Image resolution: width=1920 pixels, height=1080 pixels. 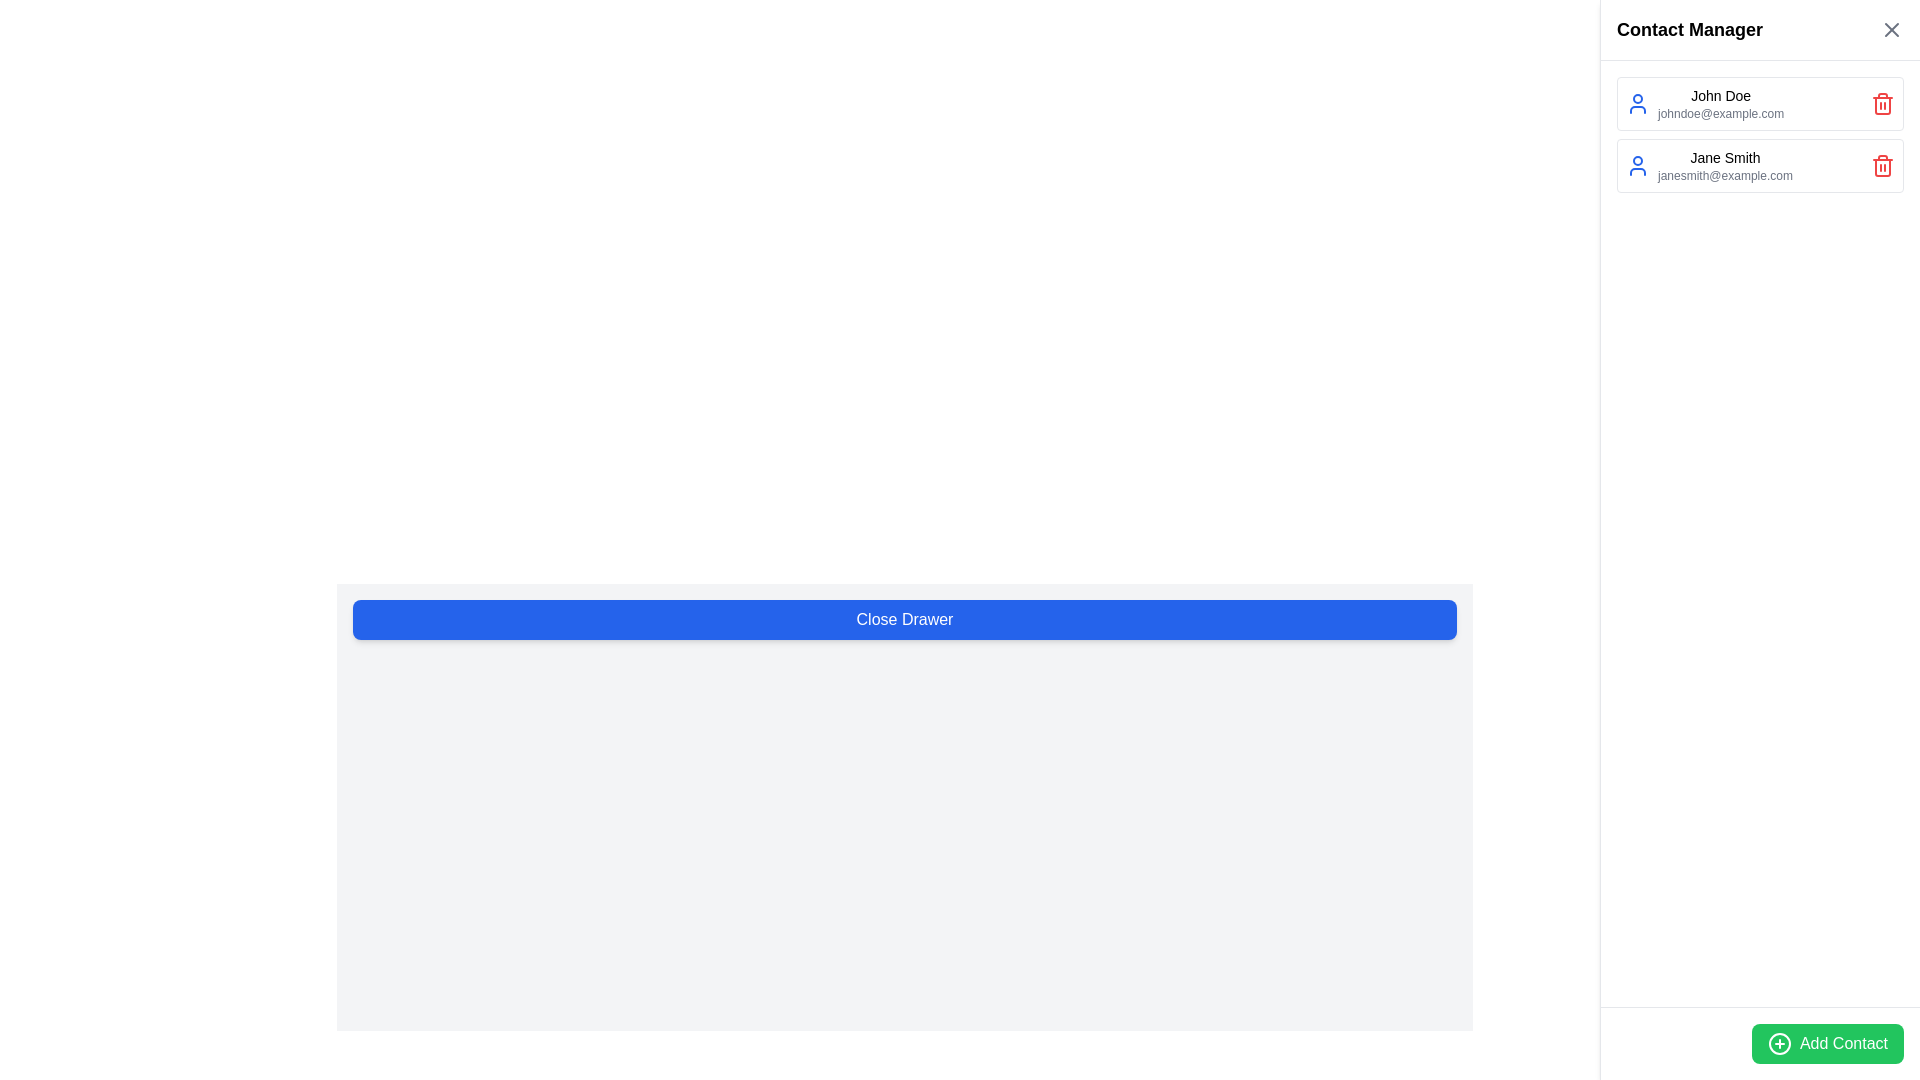 I want to click on the circular SVG element that represents the 'Add Contact' button, which is located at the bottom-right corner of the interface, so click(x=1780, y=1043).